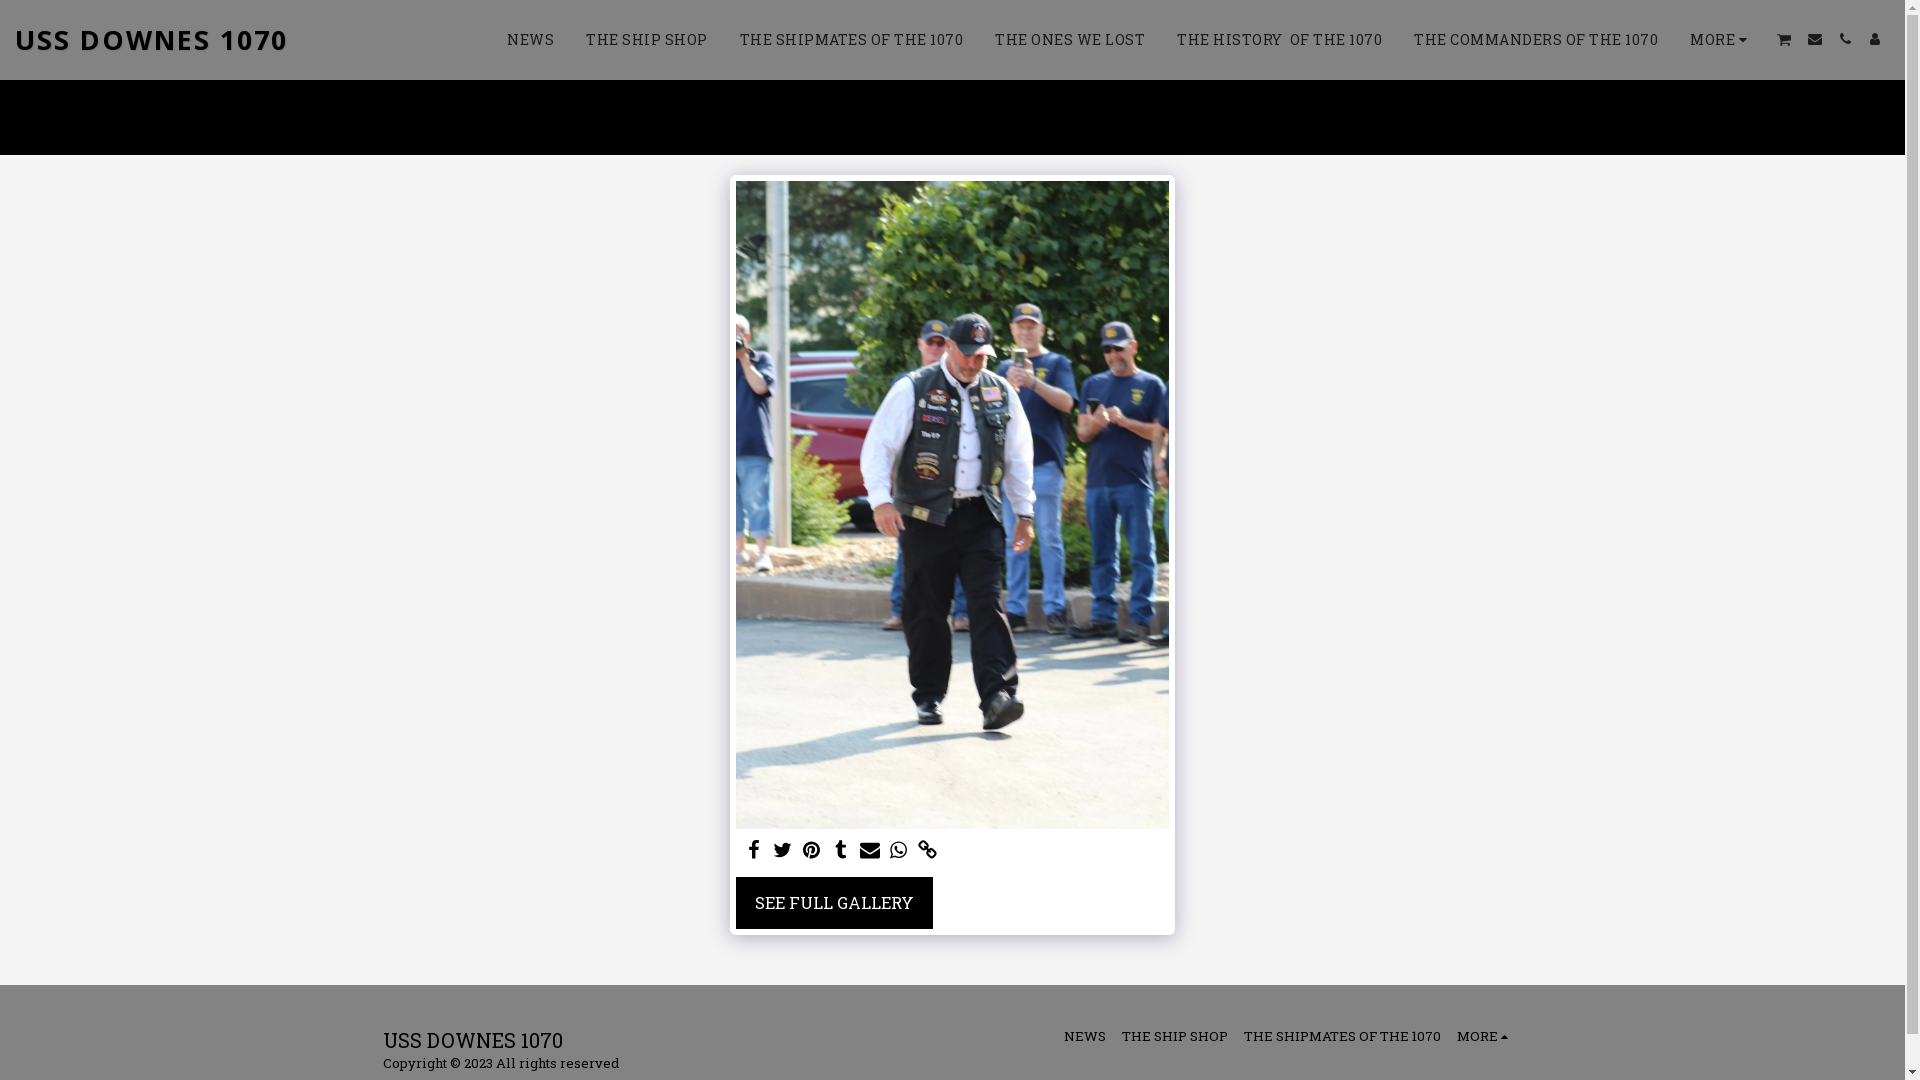 This screenshot has width=1920, height=1080. Describe the element at coordinates (753, 851) in the screenshot. I see `' '` at that location.